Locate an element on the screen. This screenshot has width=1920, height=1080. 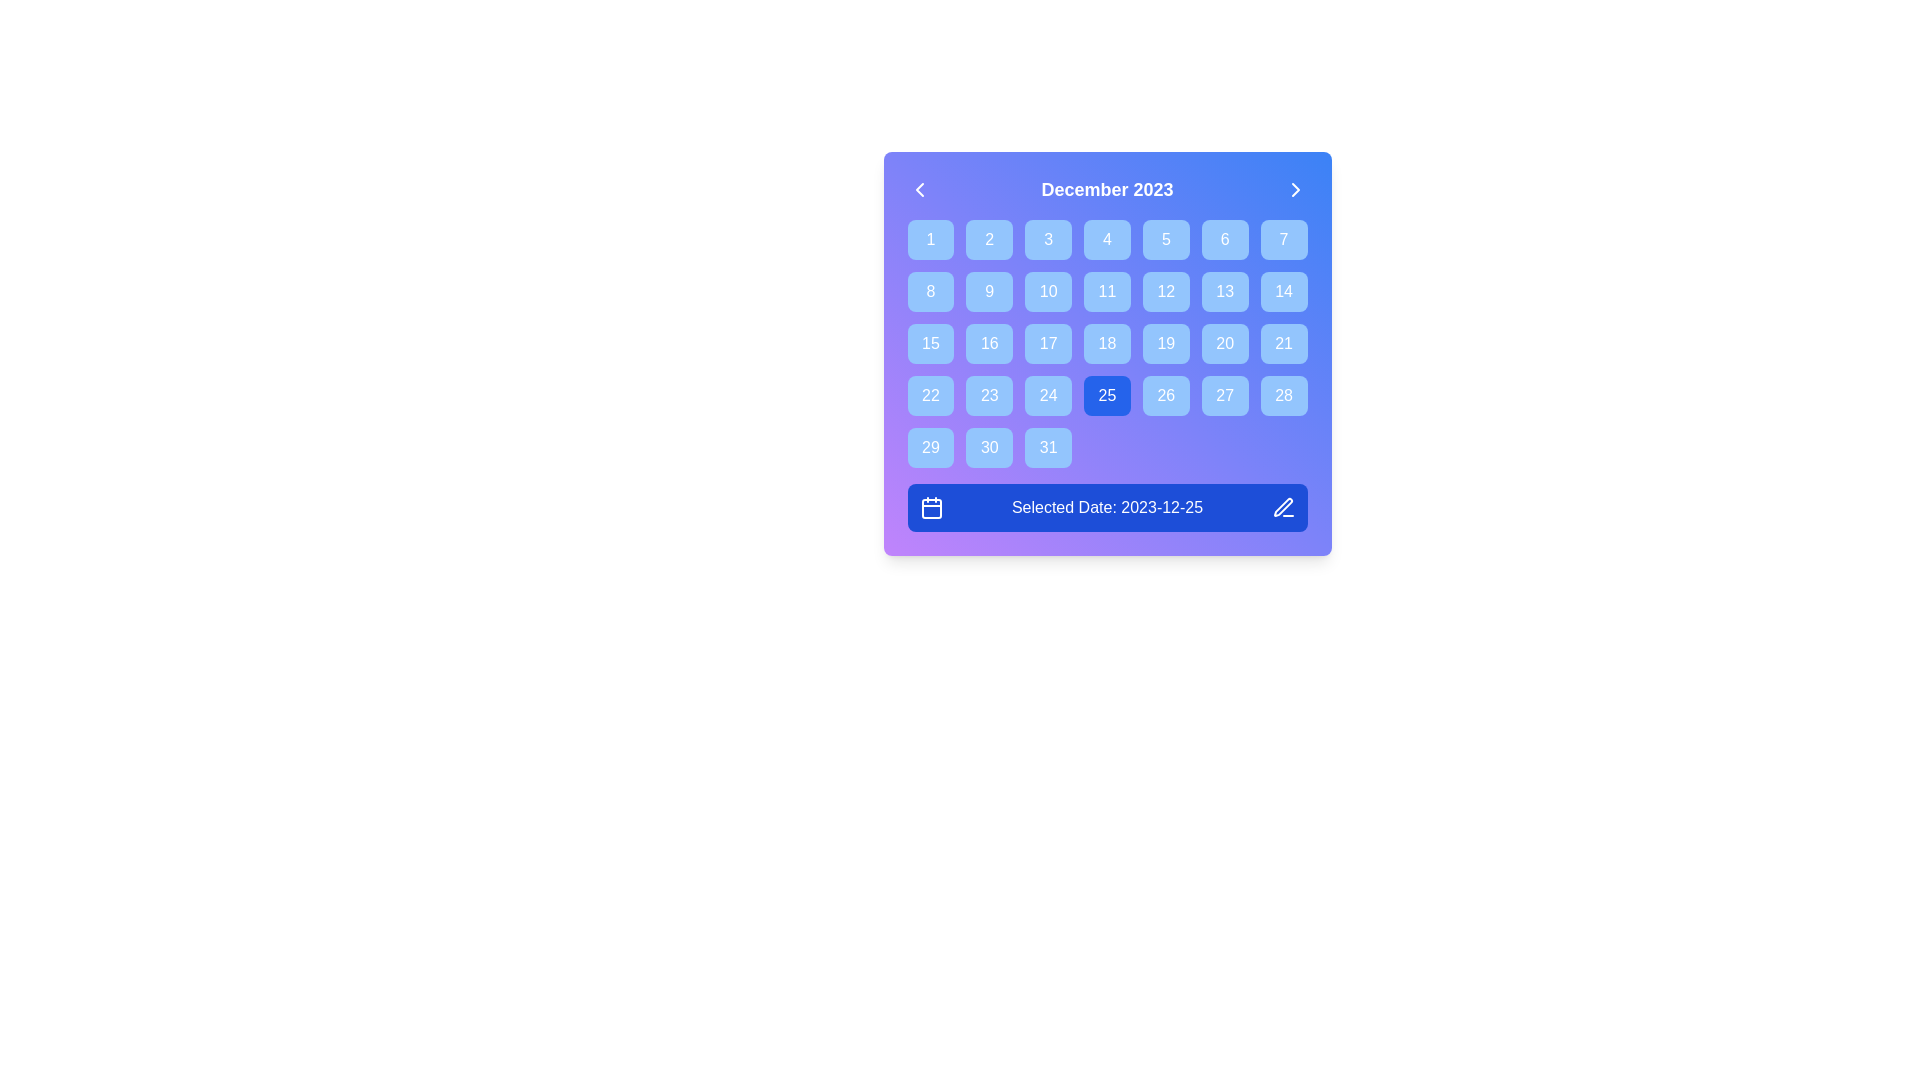
the 27th button in the calendar interface is located at coordinates (1224, 396).